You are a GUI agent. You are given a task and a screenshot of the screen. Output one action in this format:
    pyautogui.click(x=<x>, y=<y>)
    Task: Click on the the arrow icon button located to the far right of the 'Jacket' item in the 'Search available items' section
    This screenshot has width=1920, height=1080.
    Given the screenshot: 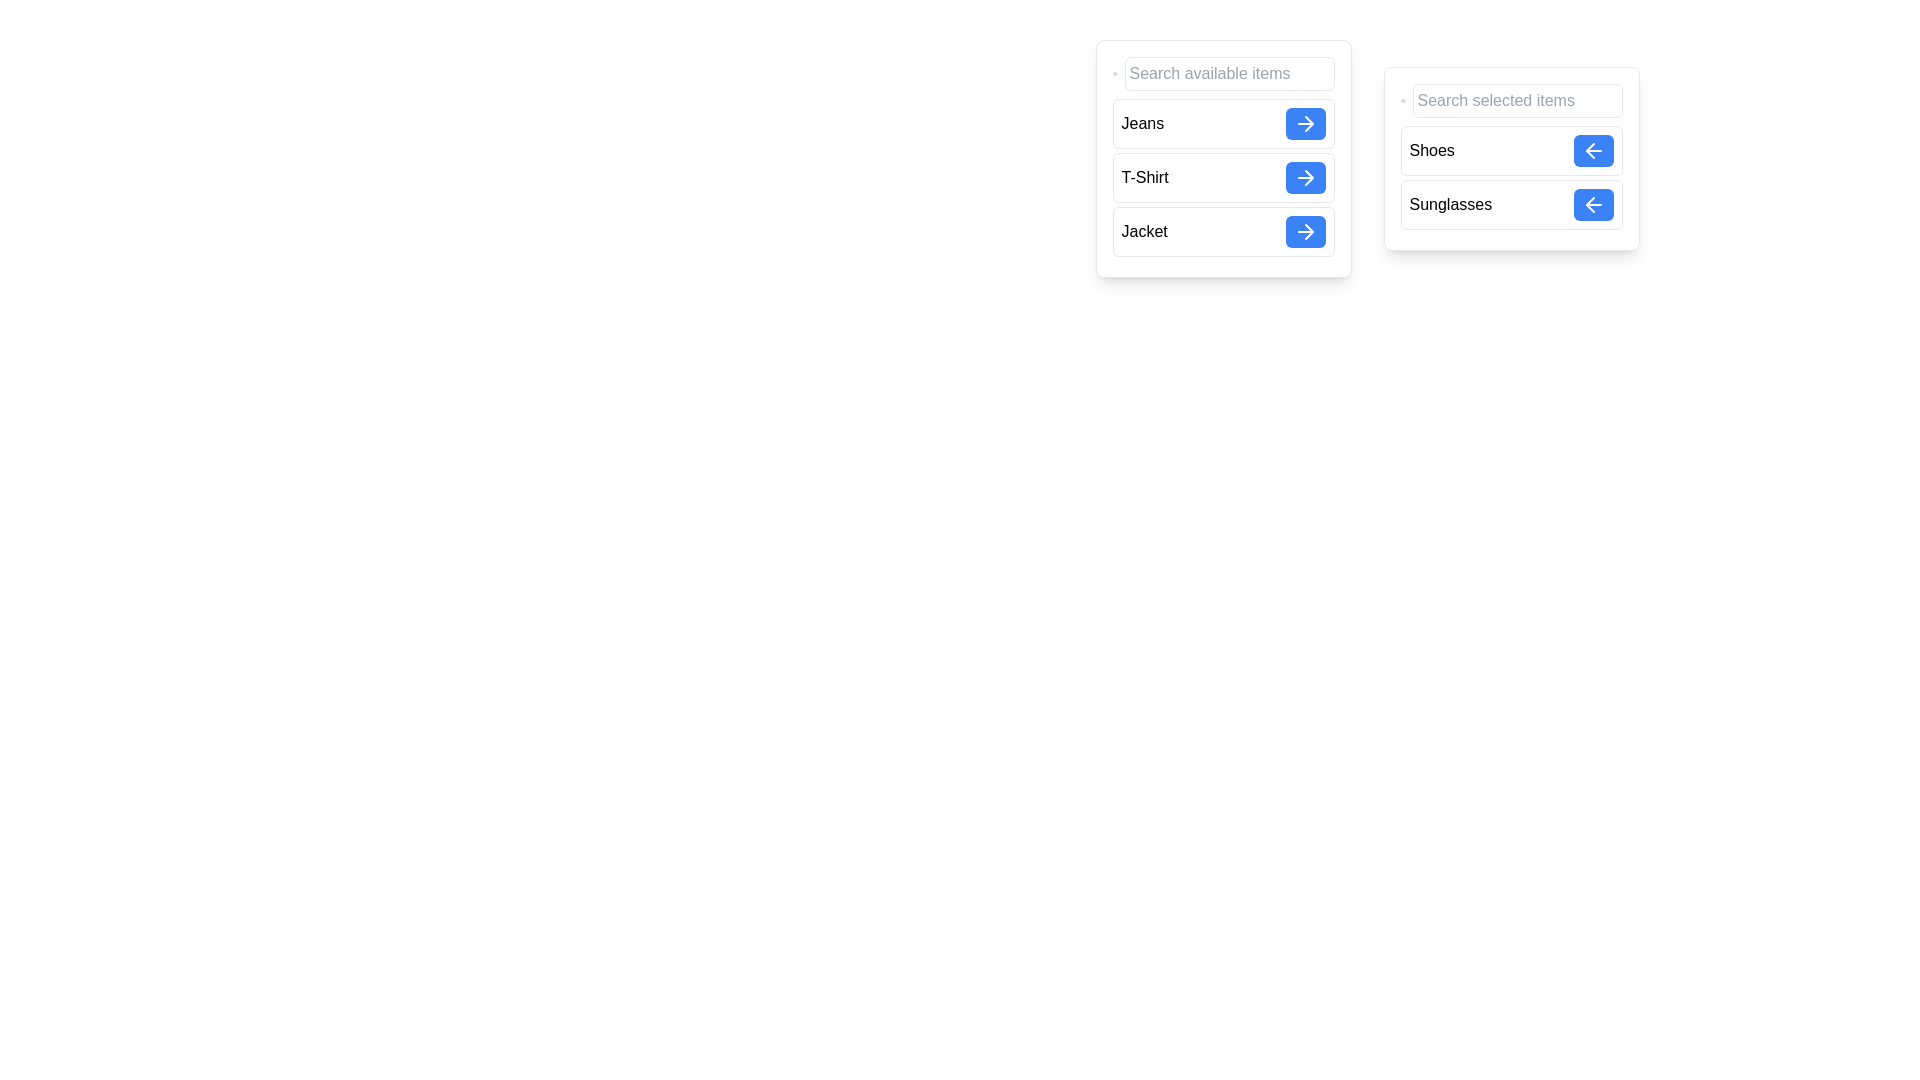 What is the action you would take?
    pyautogui.click(x=1305, y=230)
    